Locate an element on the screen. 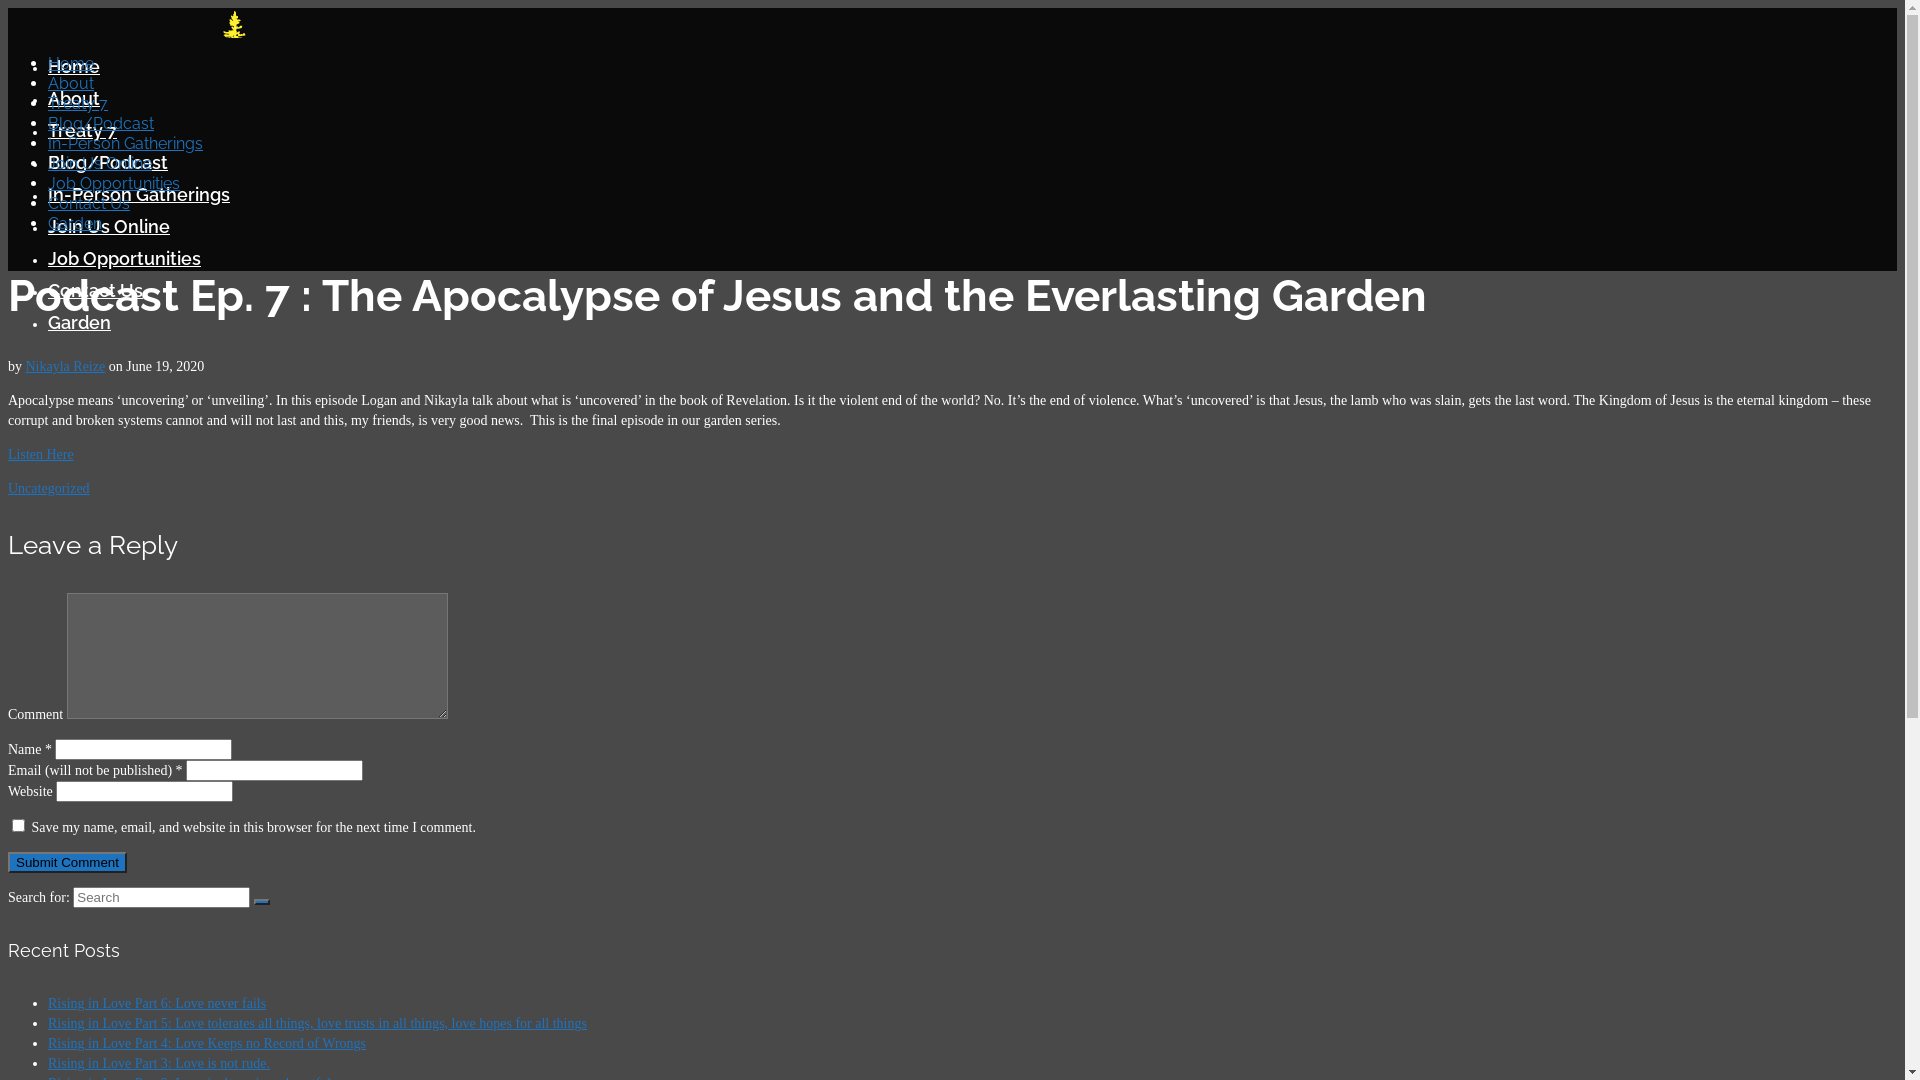  'Blog/Podcast' is located at coordinates (106, 161).